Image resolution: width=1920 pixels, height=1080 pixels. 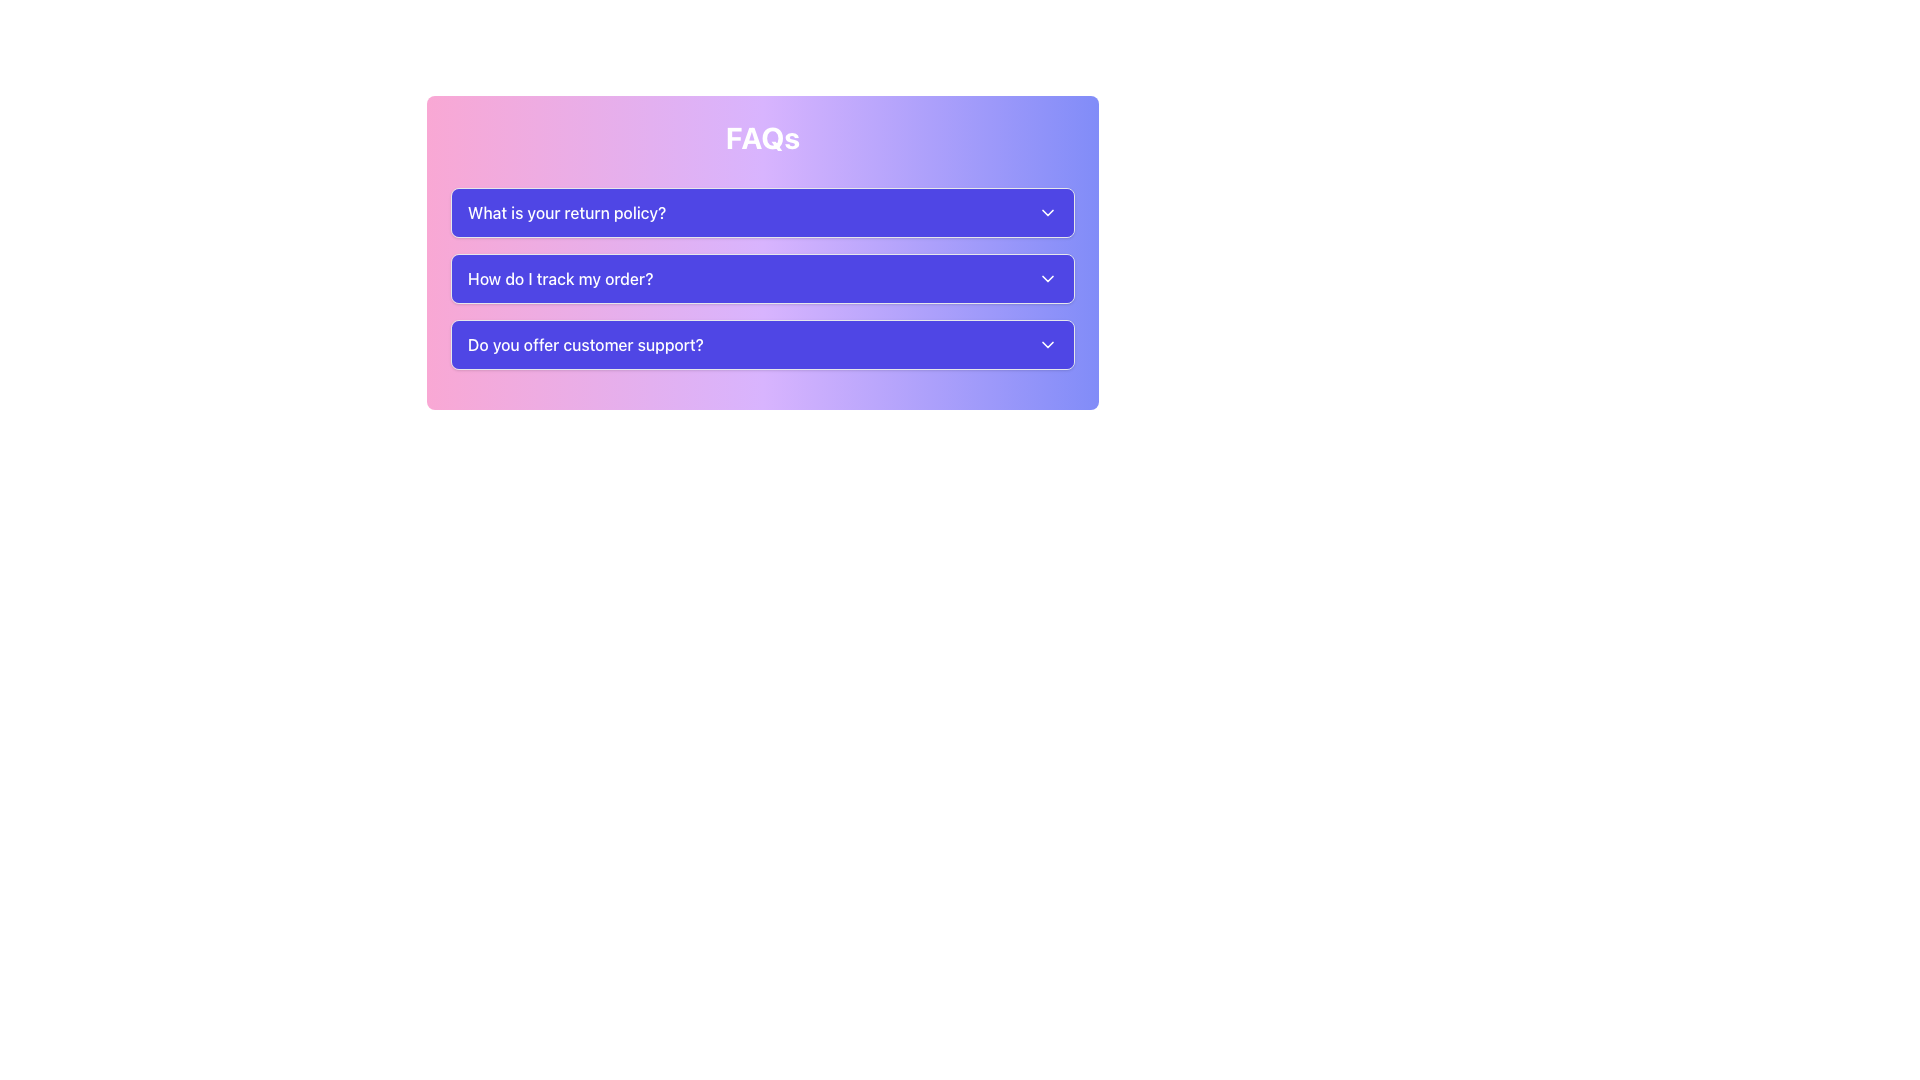 I want to click on the third FAQ item in the accordion-style interface, so click(x=762, y=343).